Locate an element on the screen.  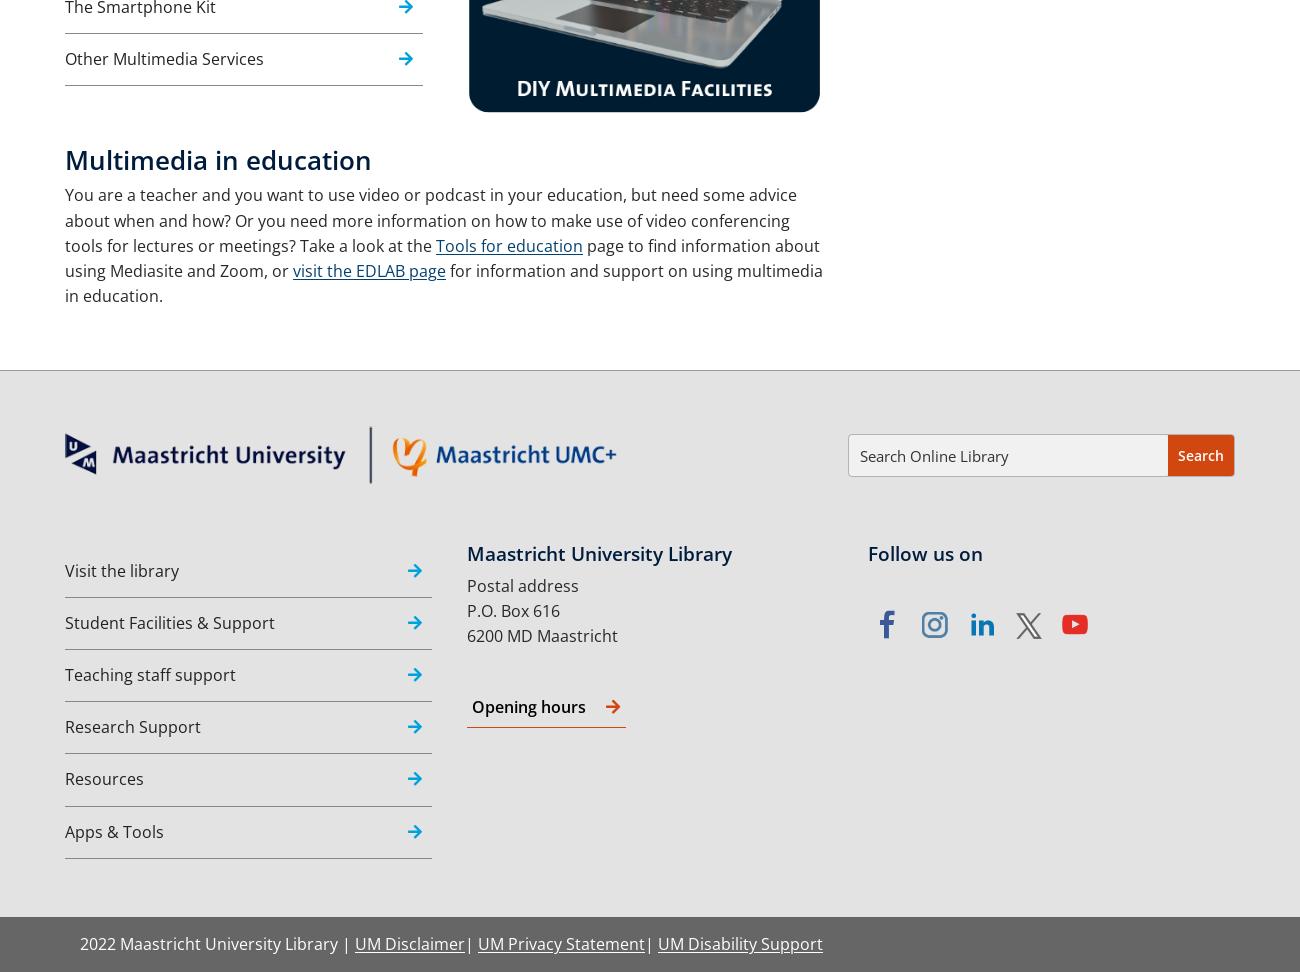
'Follow us on' is located at coordinates (925, 551).